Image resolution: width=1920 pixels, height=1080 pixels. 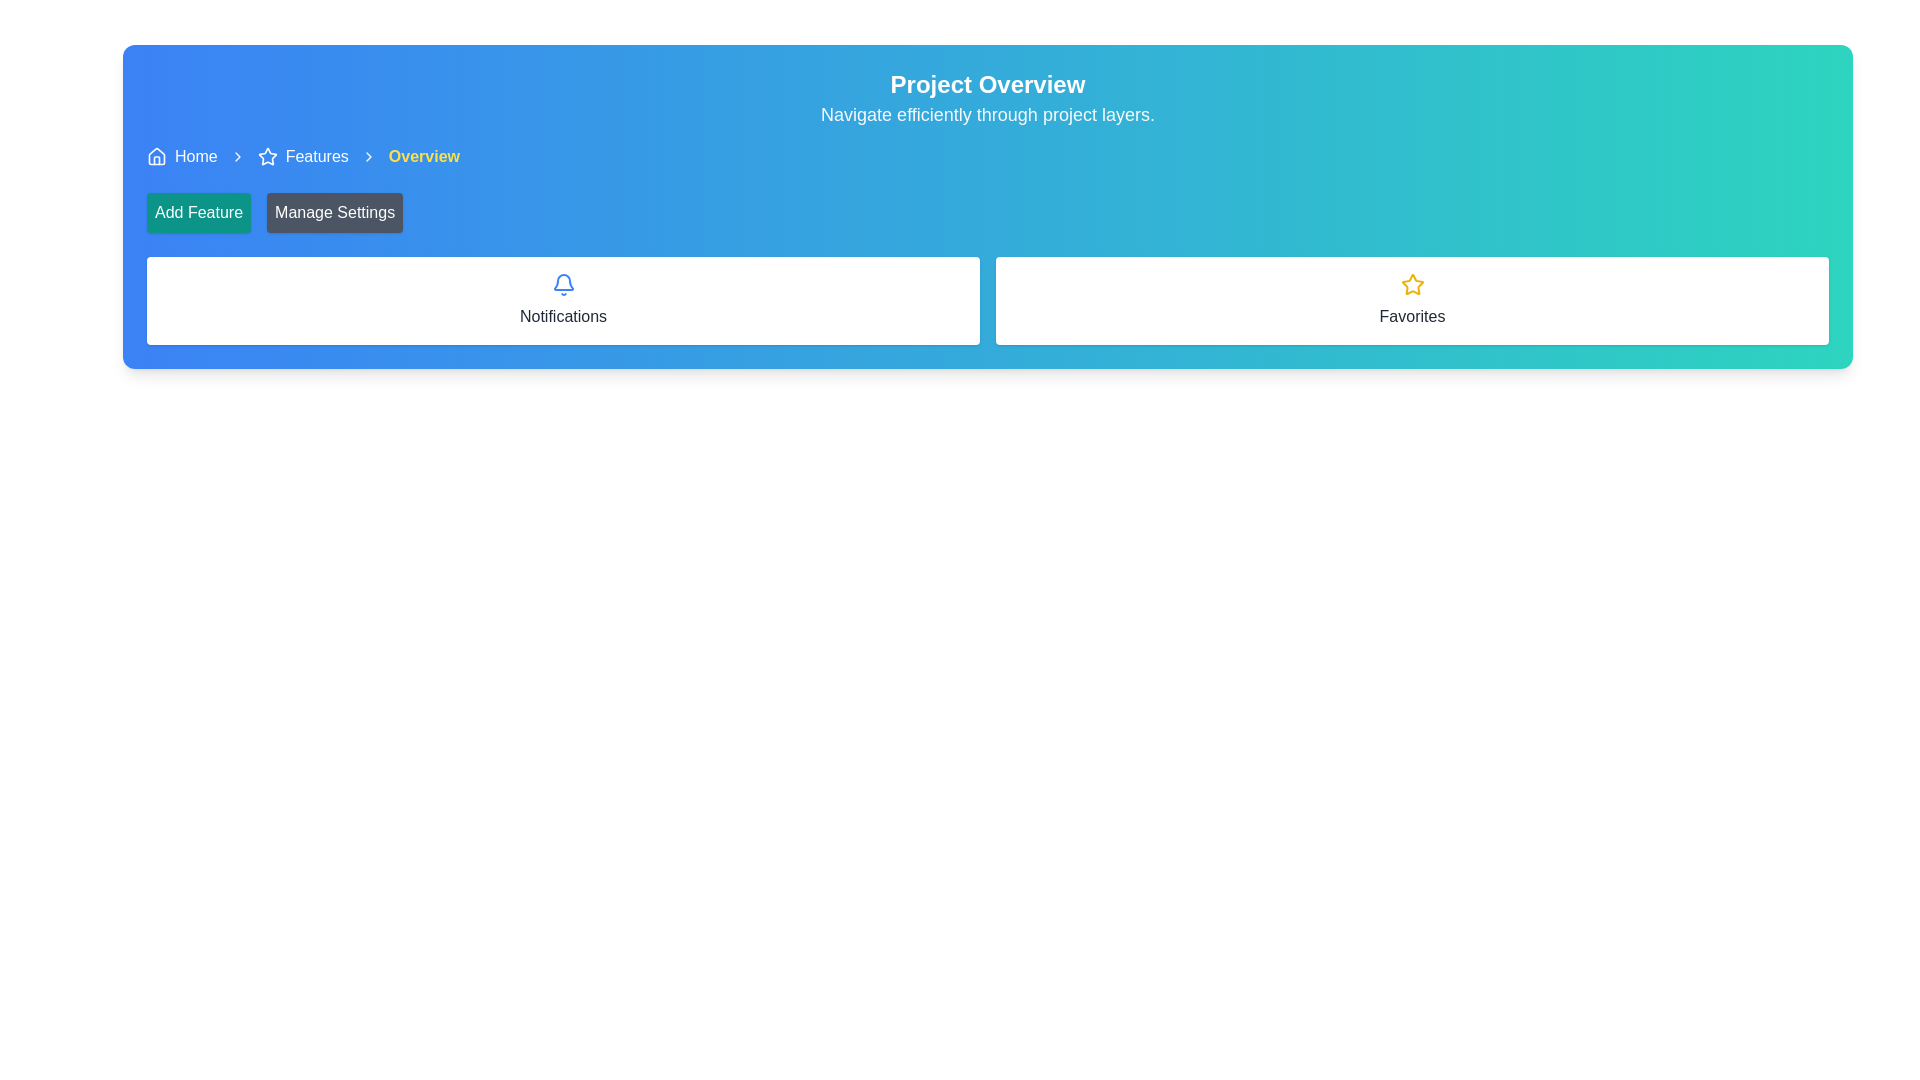 What do you see at coordinates (156, 156) in the screenshot?
I see `the house-shaped icon in the top-left corner of the interface, located in the breadcrumb navigation bar` at bounding box center [156, 156].